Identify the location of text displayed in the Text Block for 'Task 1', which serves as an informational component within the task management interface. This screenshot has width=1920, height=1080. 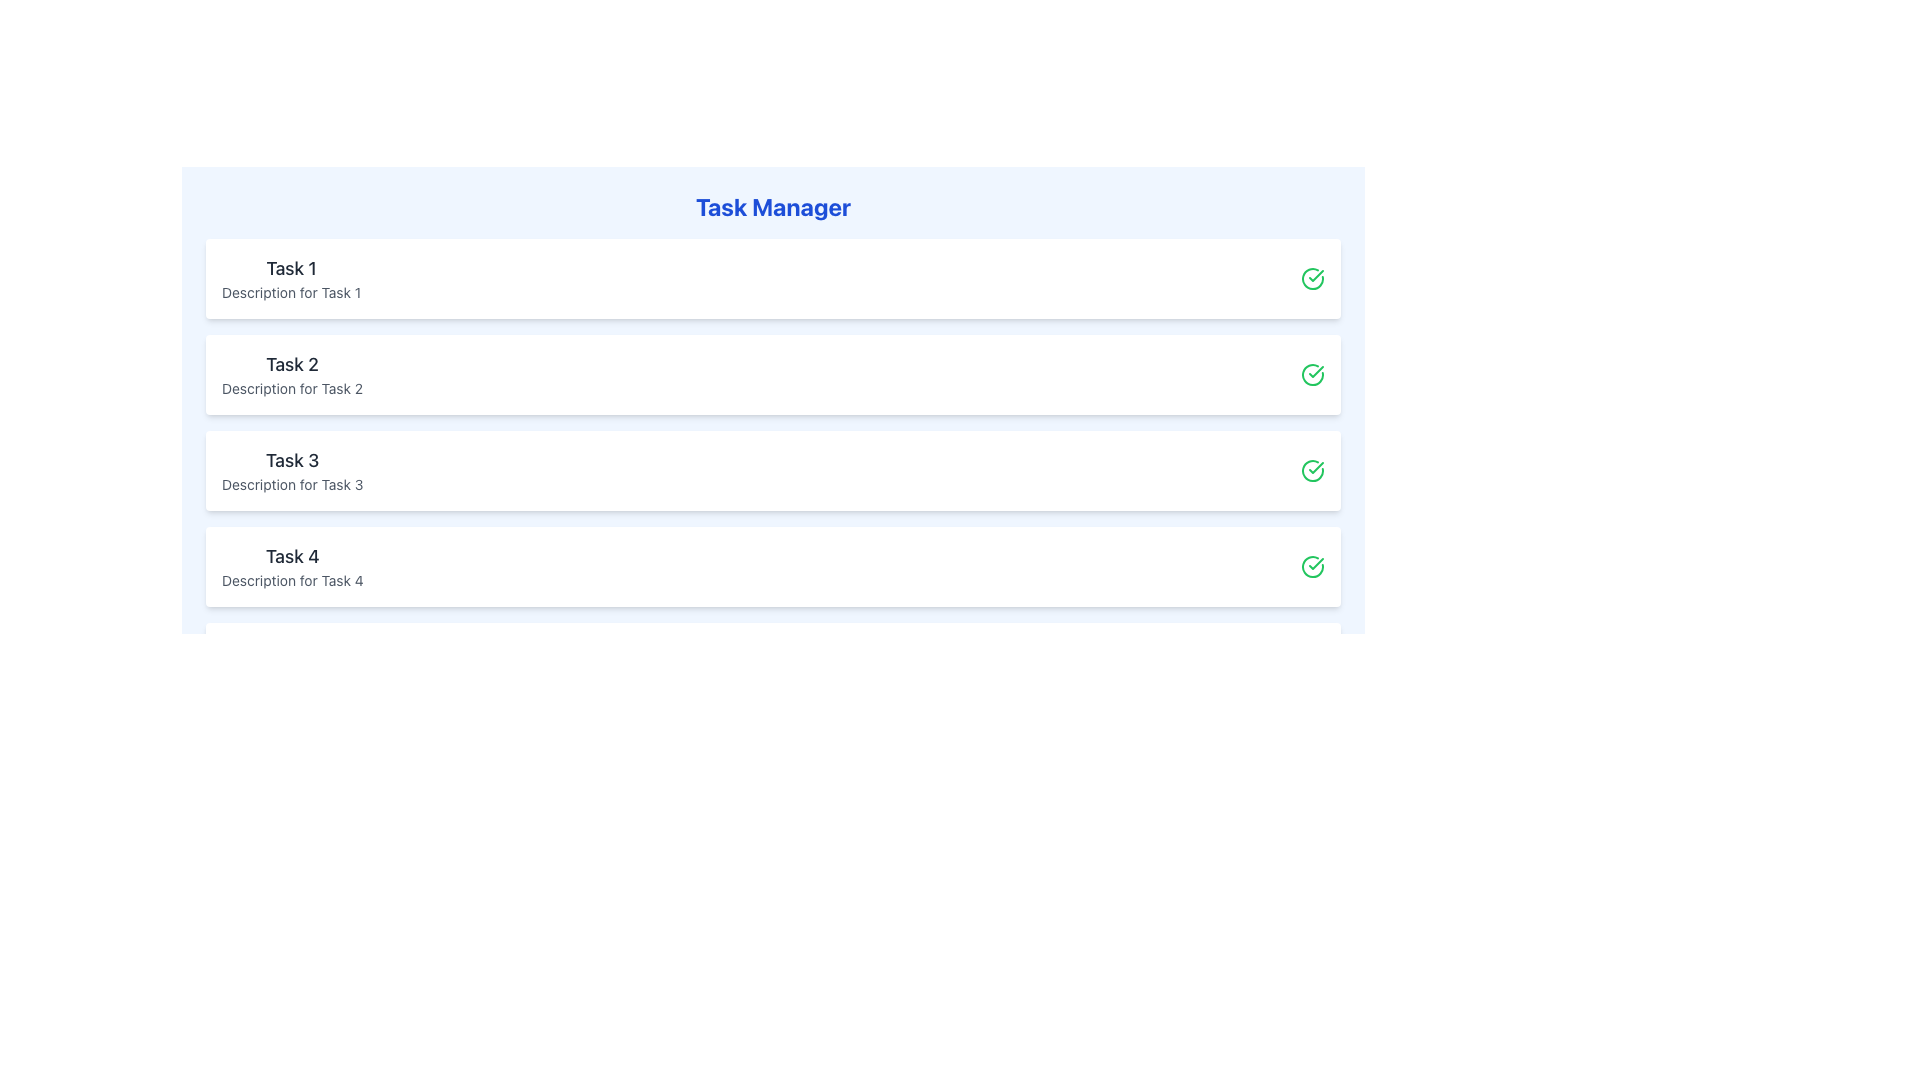
(290, 278).